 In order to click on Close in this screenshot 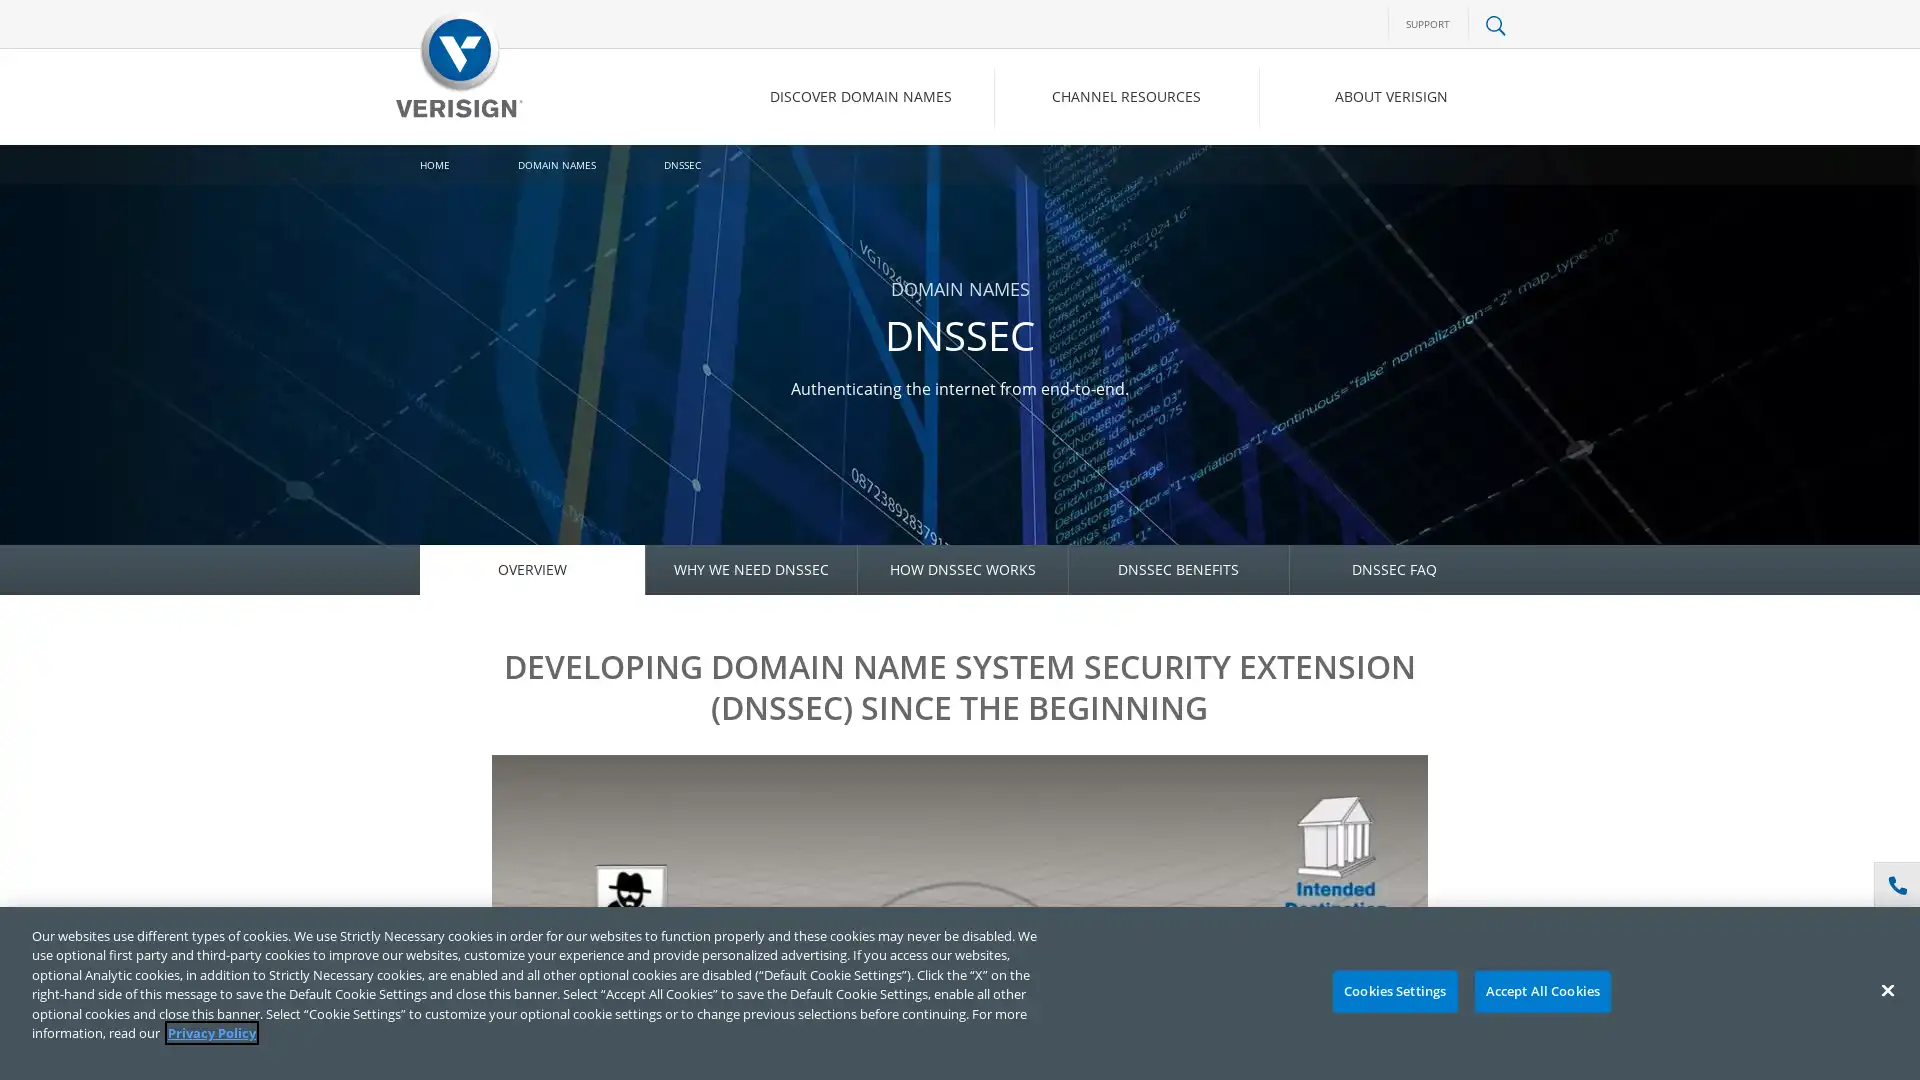, I will do `click(1886, 990)`.